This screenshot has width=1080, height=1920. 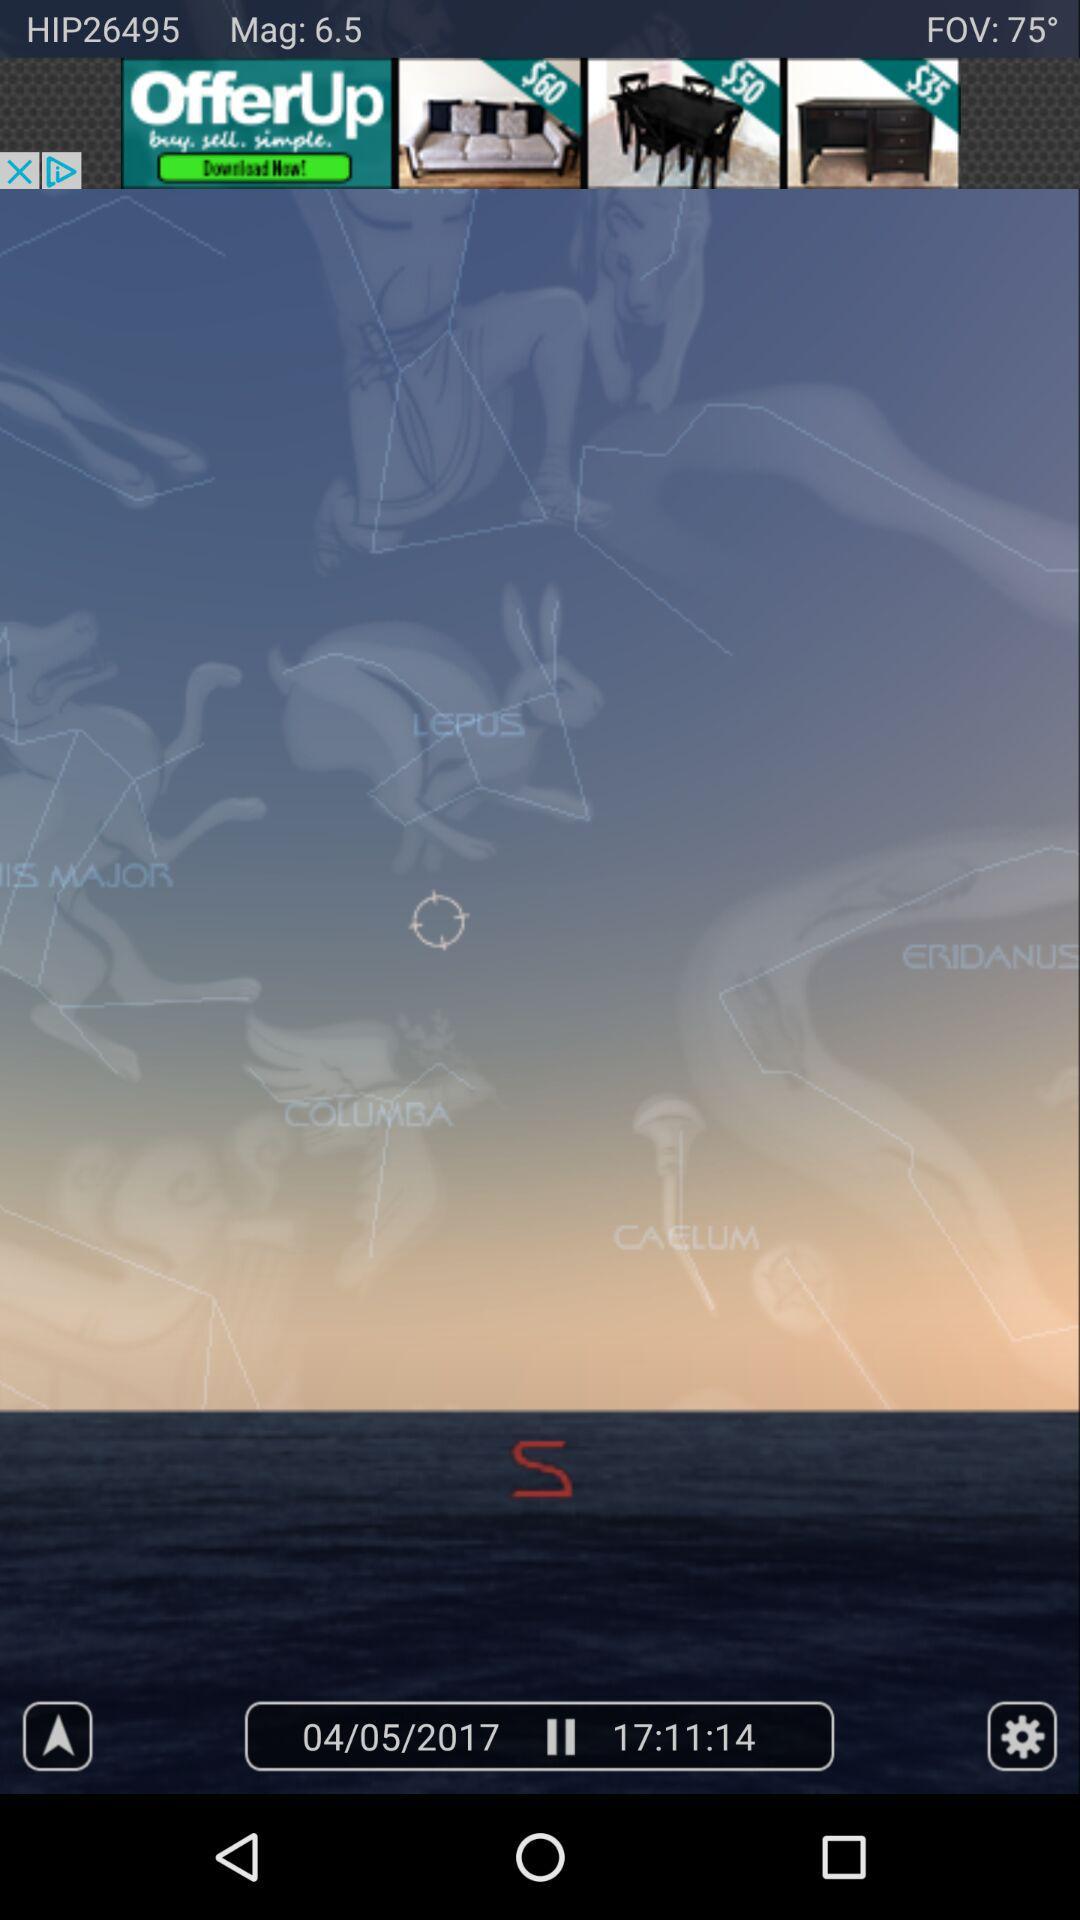 What do you see at coordinates (559, 1735) in the screenshot?
I see `switch pause option` at bounding box center [559, 1735].